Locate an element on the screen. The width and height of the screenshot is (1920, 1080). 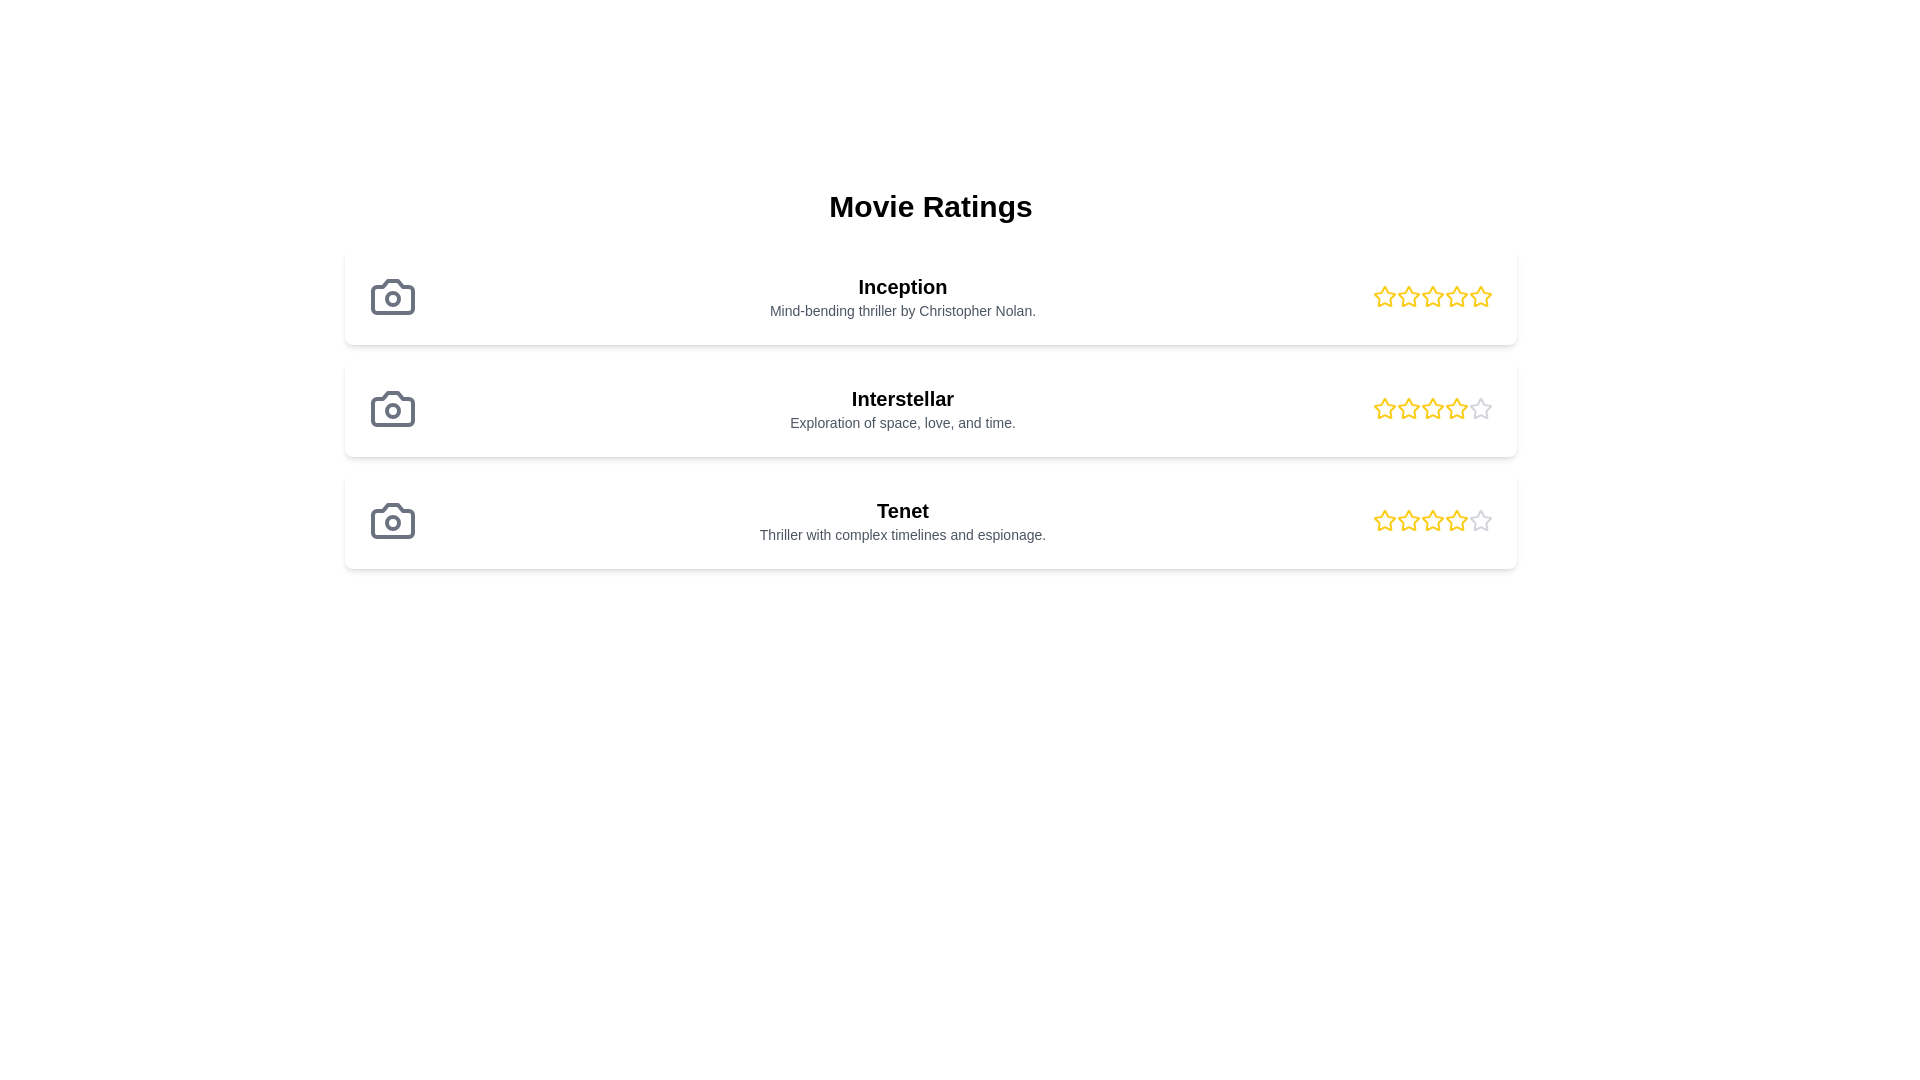
the second star icon in the 'Interstellar' rating section is located at coordinates (1406, 407).